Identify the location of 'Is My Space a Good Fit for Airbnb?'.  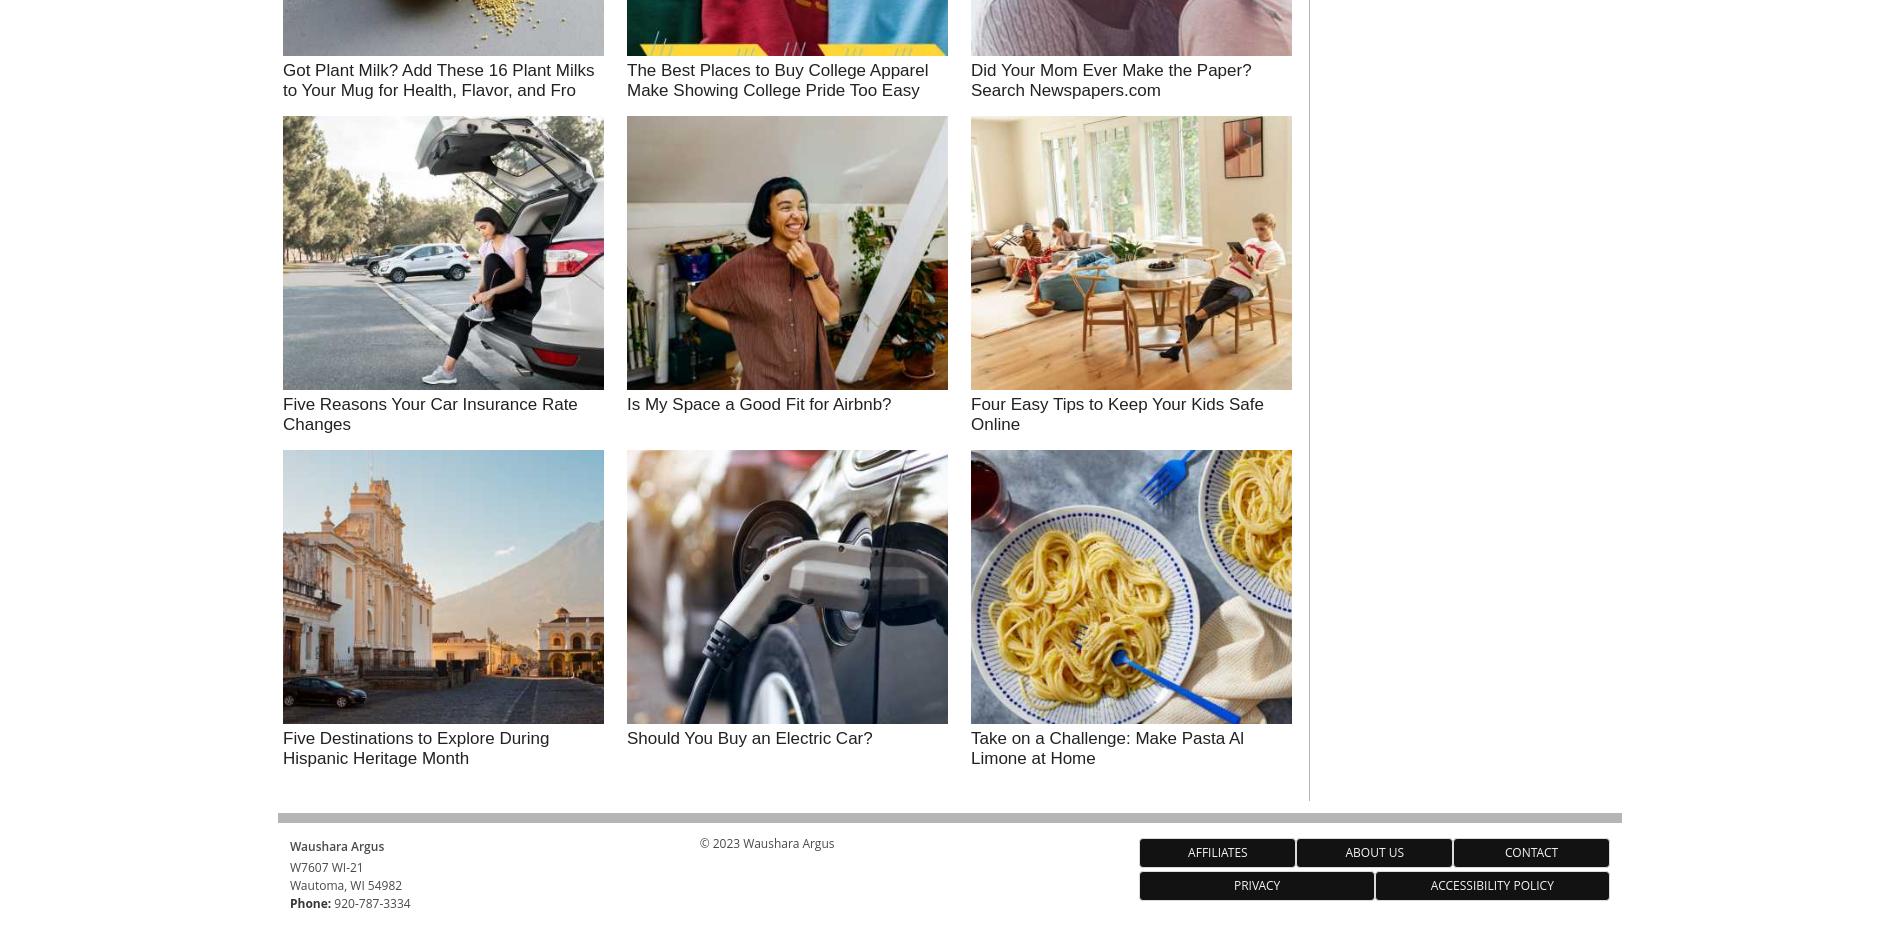
(758, 402).